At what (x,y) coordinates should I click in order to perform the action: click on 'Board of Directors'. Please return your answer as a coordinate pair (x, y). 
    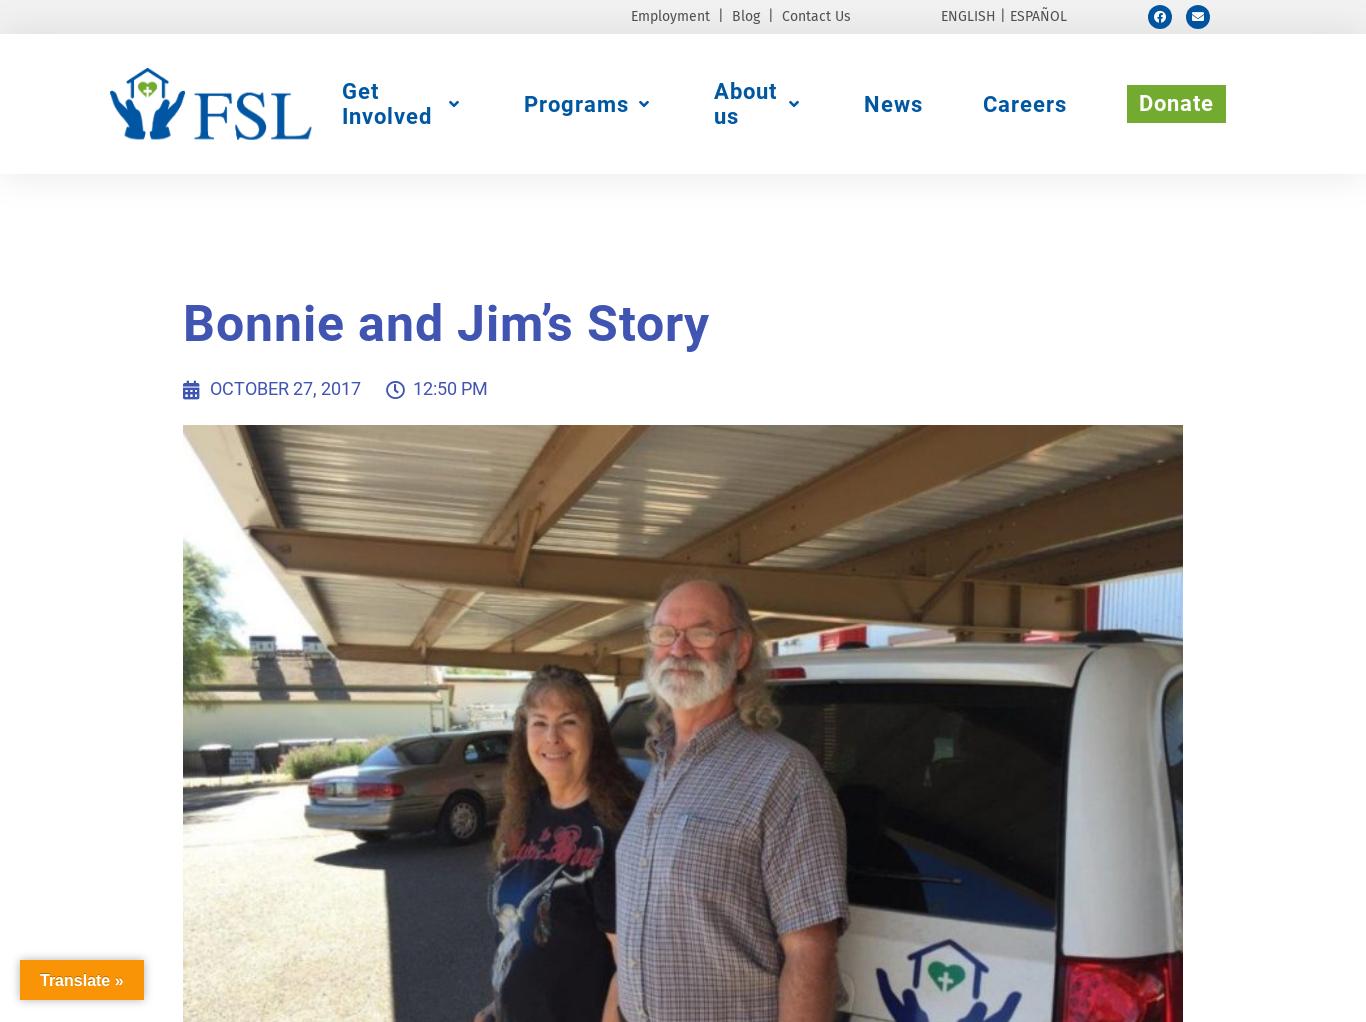
    Looking at the image, I should click on (774, 231).